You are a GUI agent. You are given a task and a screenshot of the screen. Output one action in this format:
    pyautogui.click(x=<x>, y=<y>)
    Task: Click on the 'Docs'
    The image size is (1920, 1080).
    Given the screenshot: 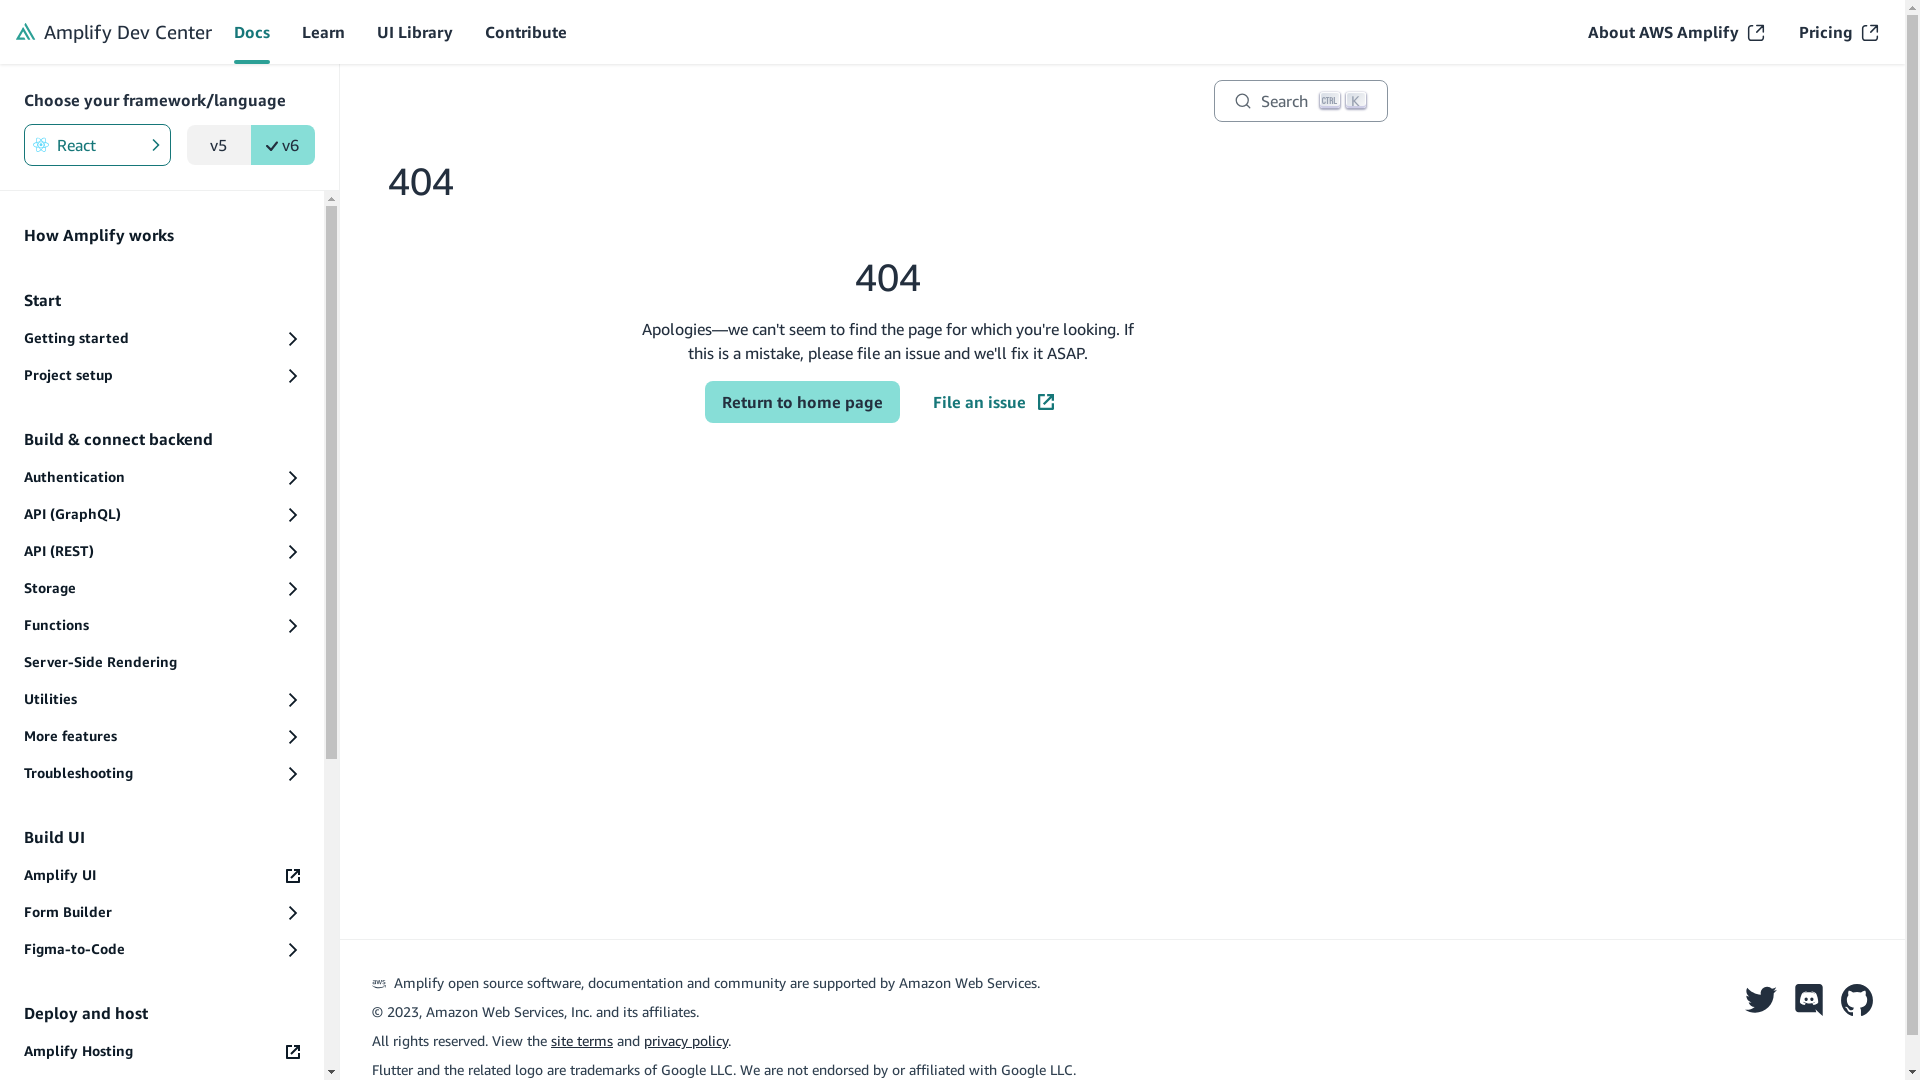 What is the action you would take?
    pyautogui.click(x=251, y=31)
    